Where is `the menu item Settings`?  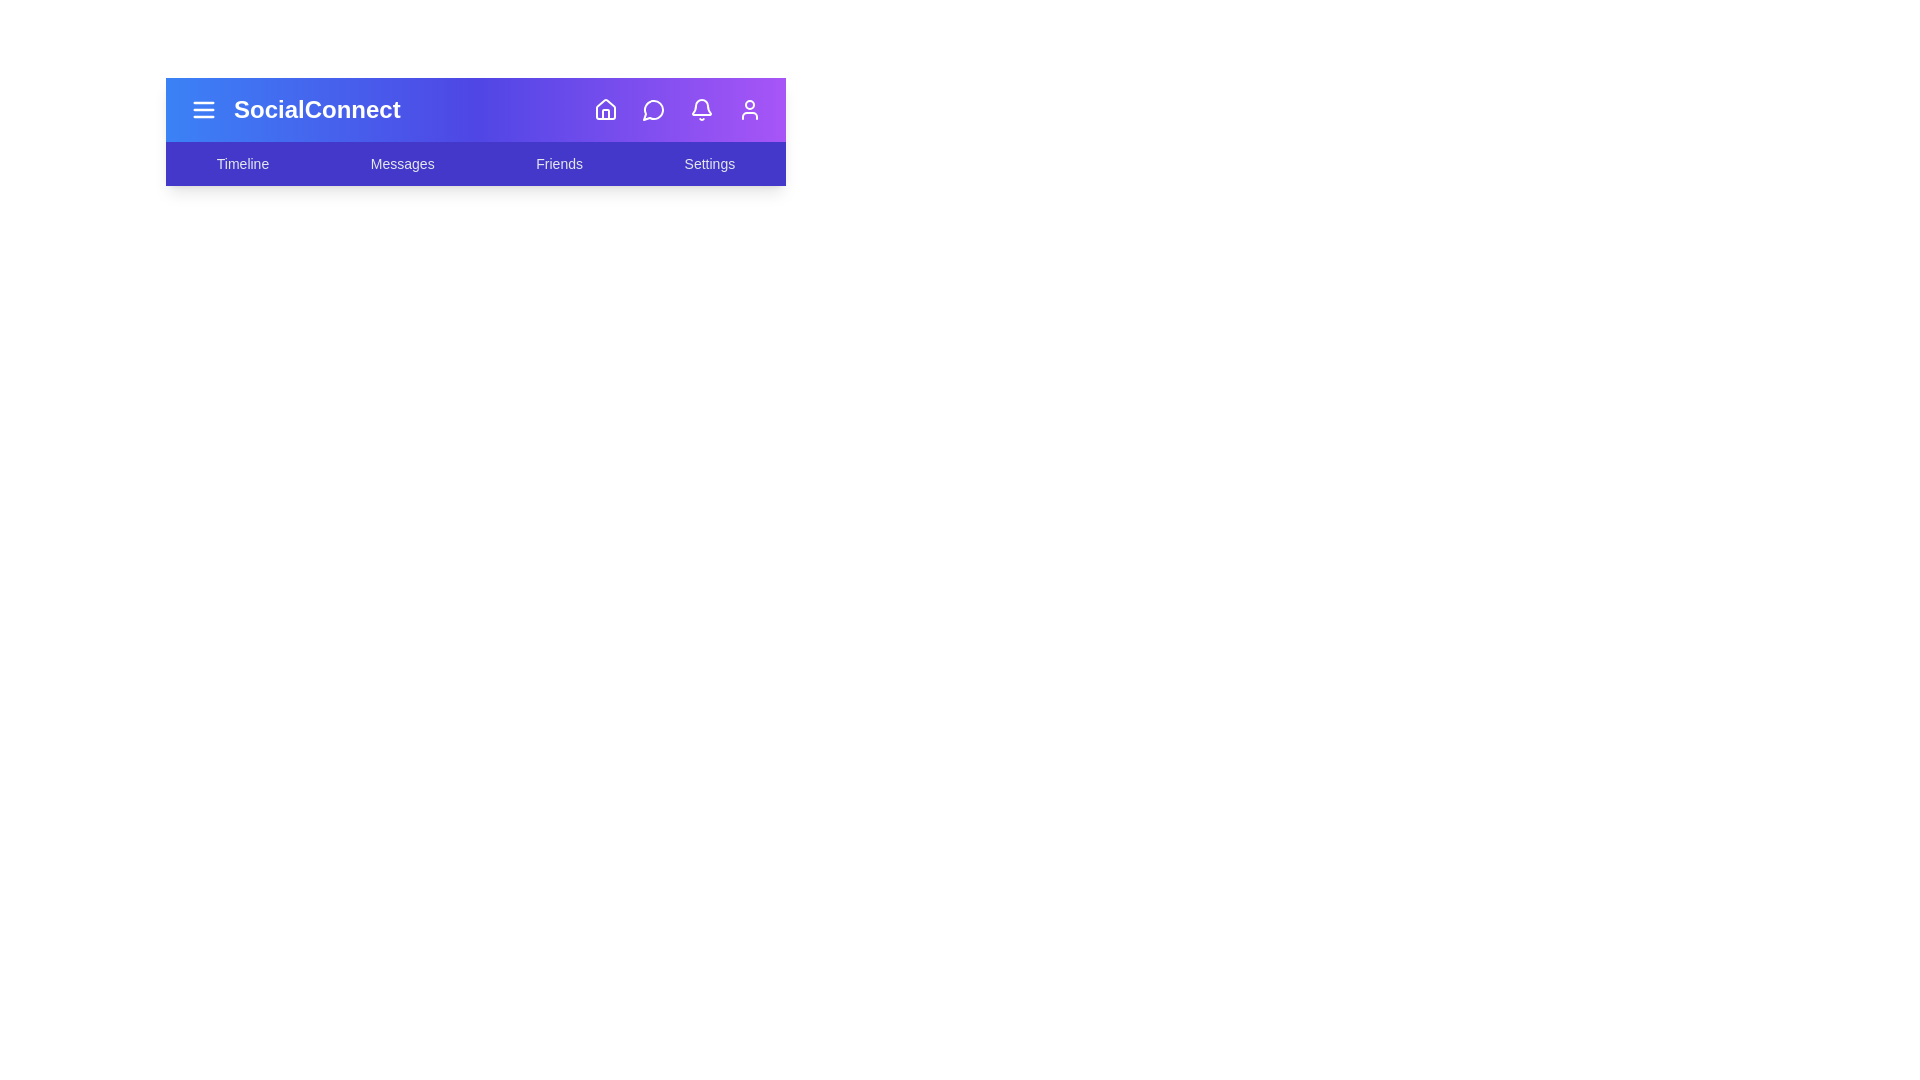 the menu item Settings is located at coordinates (709, 163).